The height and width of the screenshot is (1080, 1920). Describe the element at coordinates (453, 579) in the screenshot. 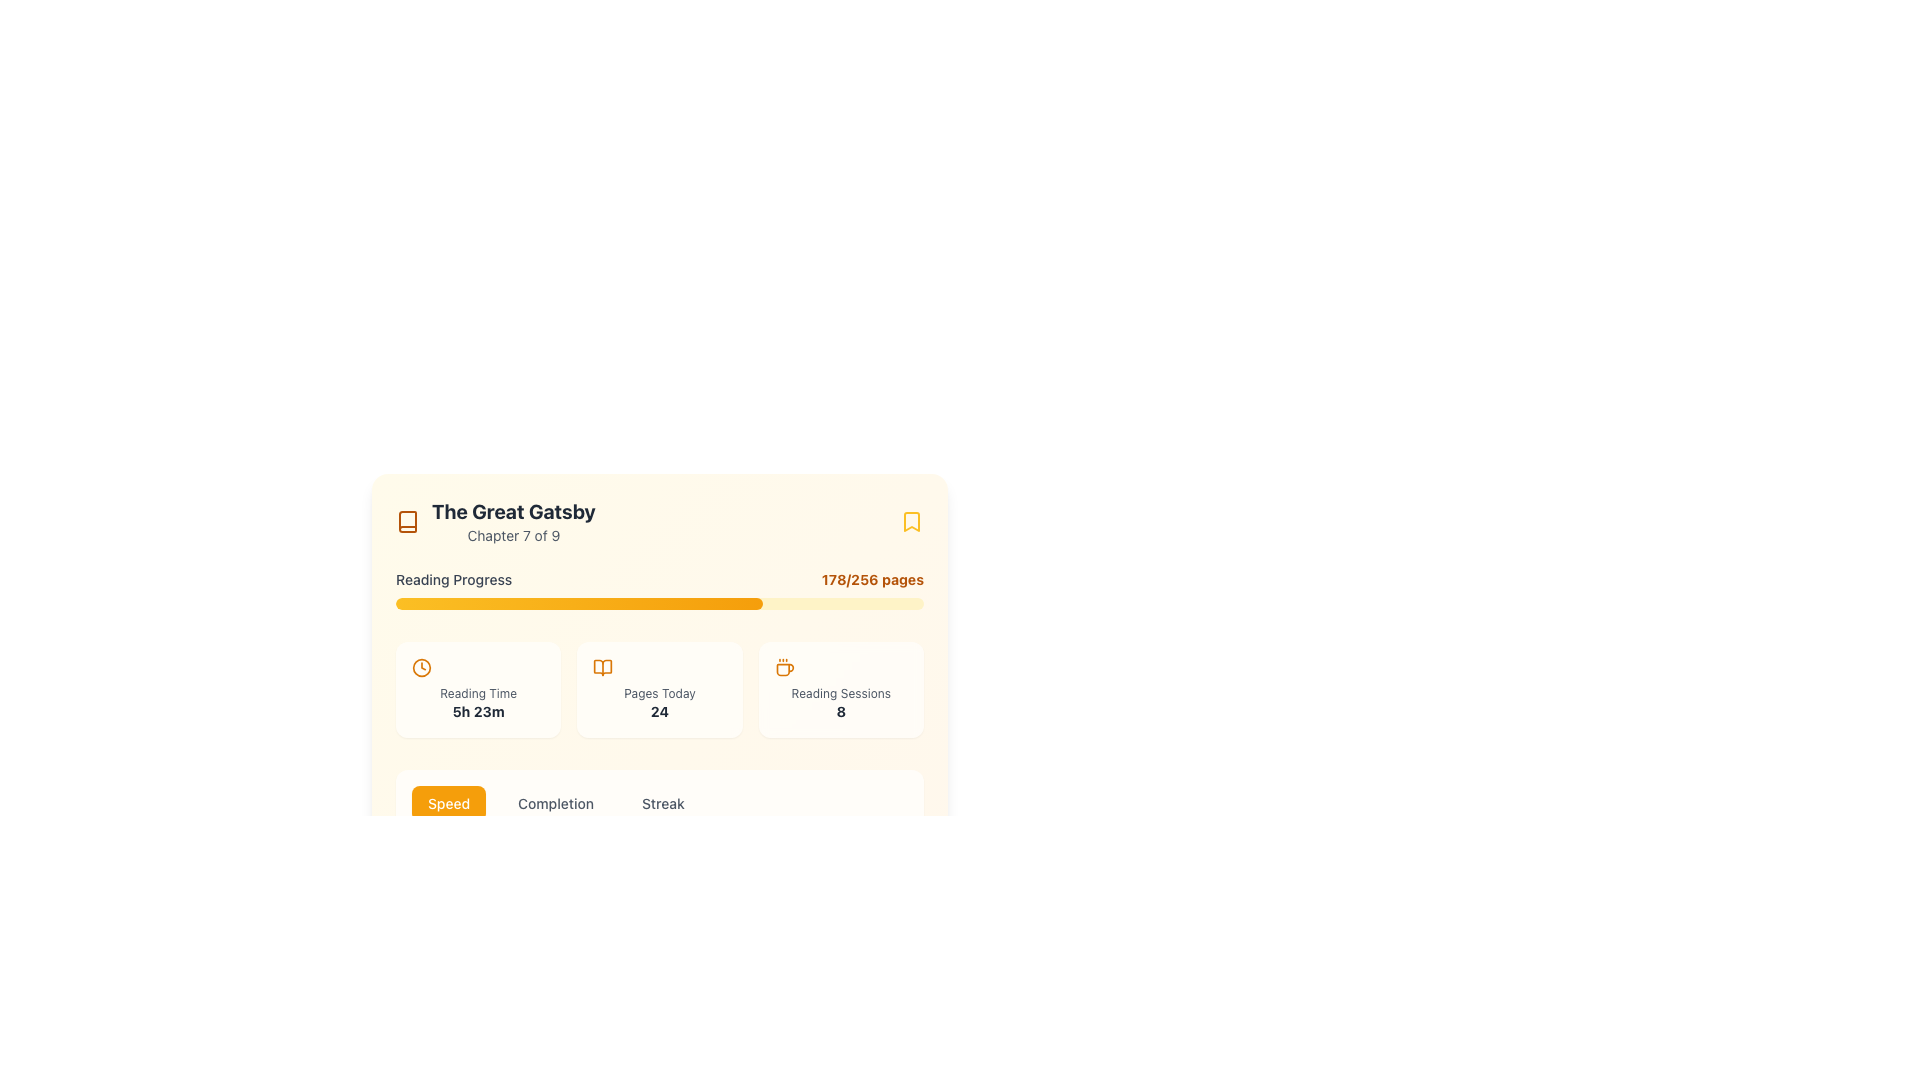

I see `the text label 'Reading Progress', which is styled in a small gray font and located above the progress bar` at that location.